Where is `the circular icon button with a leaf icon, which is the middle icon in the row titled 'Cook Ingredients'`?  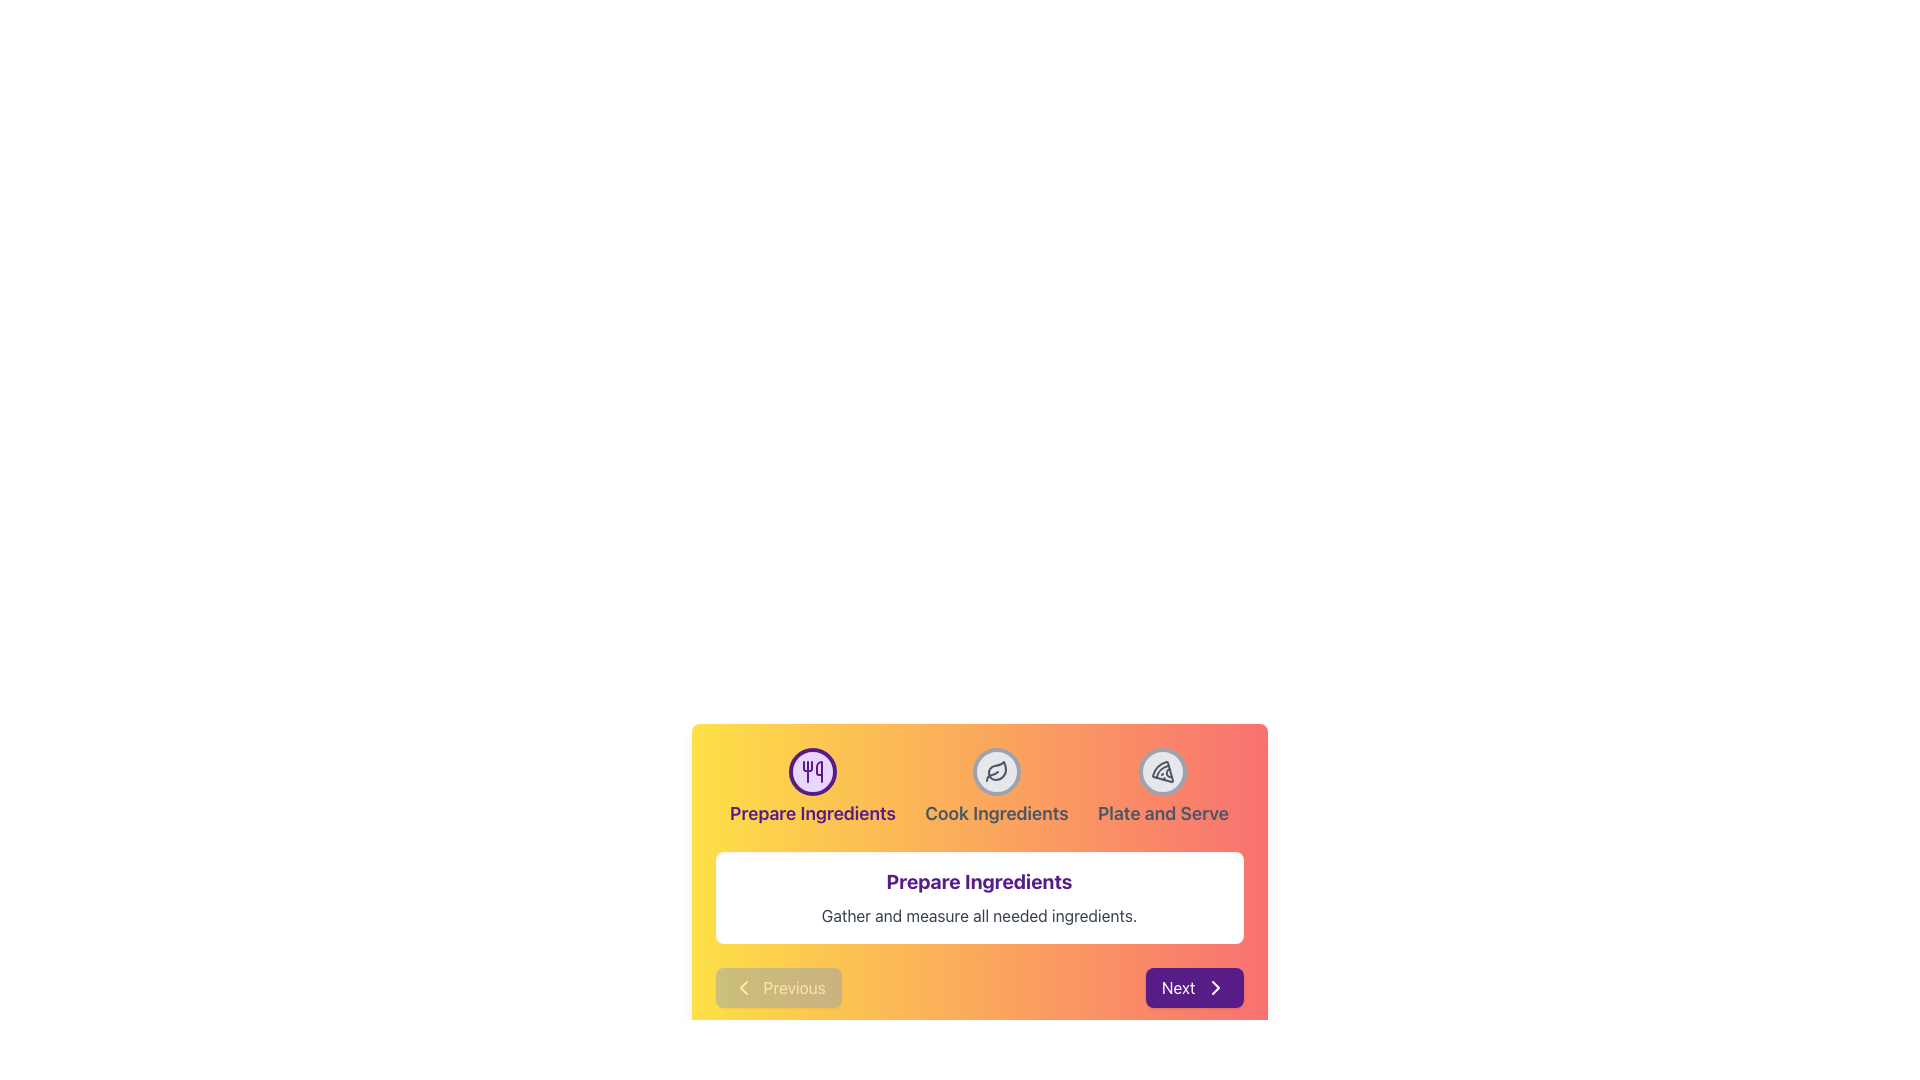
the circular icon button with a leaf icon, which is the middle icon in the row titled 'Cook Ingredients' is located at coordinates (996, 770).